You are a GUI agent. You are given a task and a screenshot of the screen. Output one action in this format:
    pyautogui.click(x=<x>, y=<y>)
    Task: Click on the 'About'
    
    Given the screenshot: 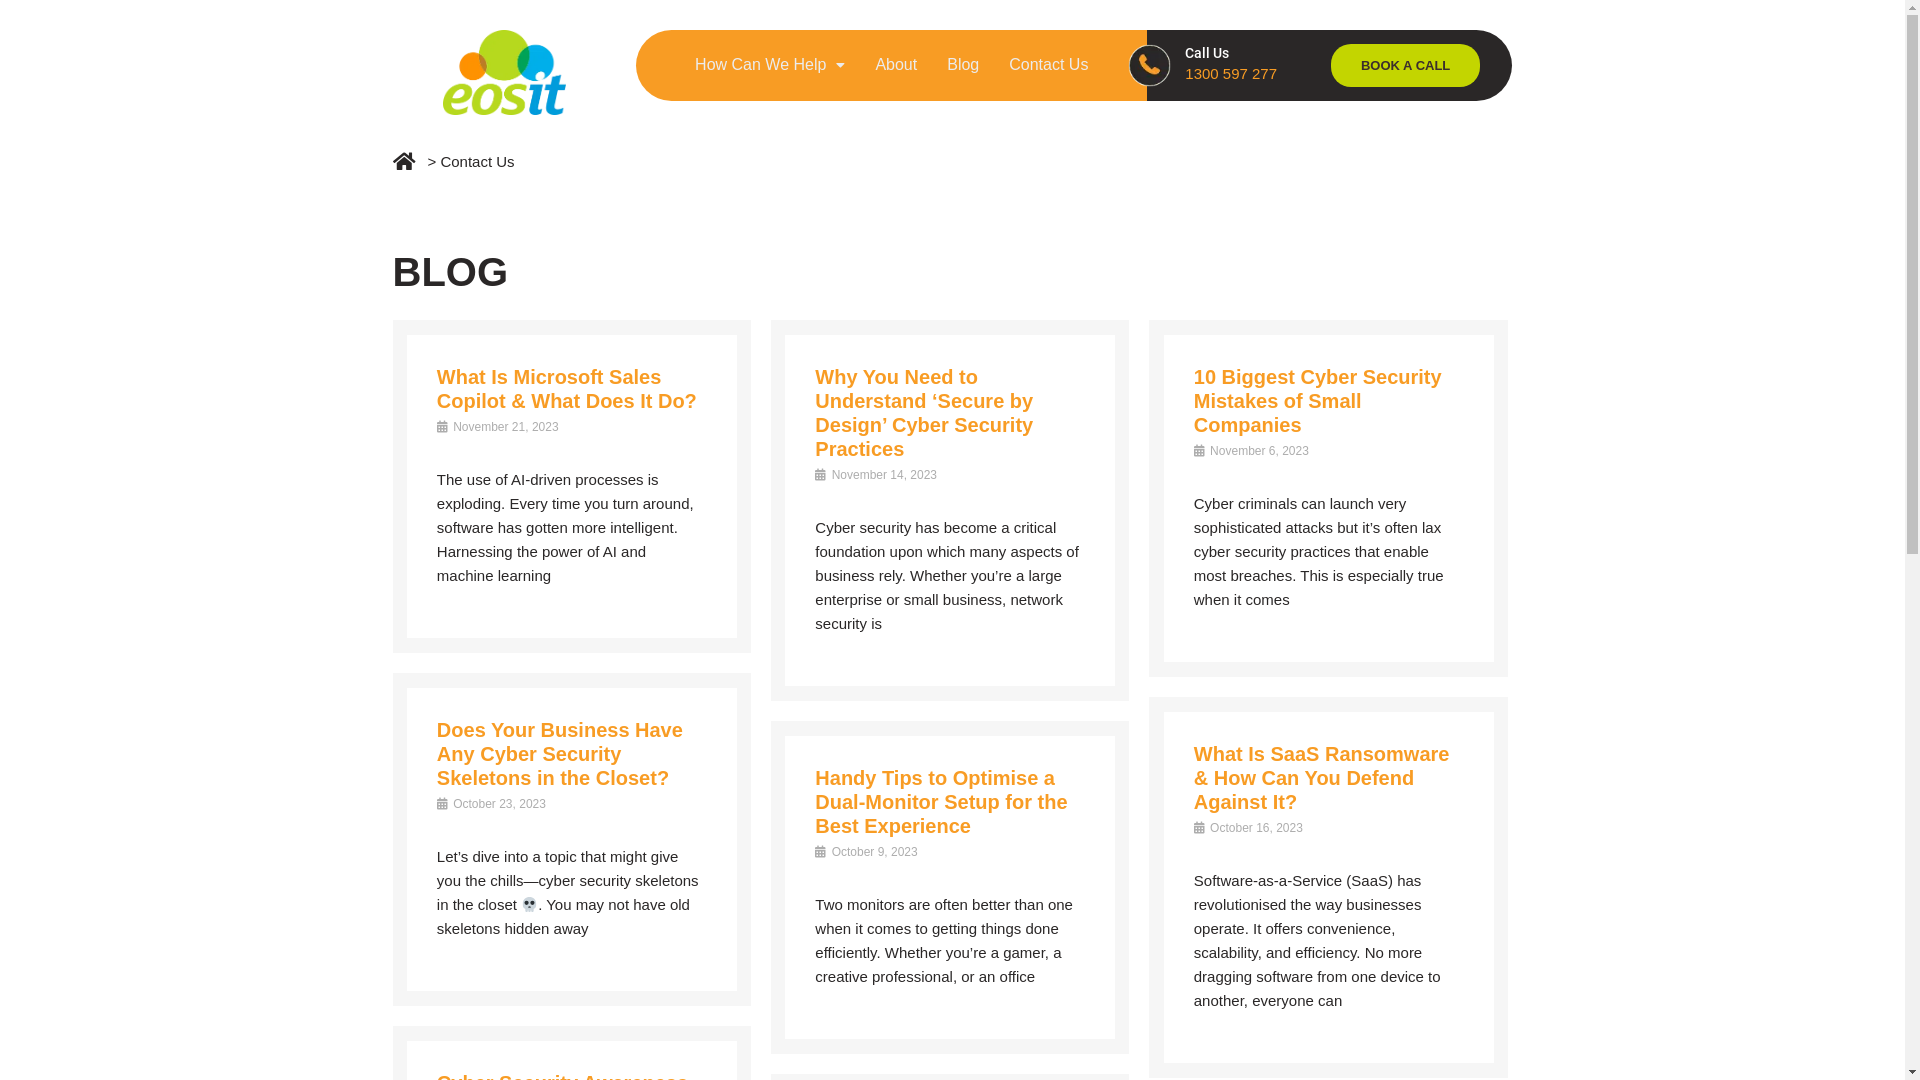 What is the action you would take?
    pyautogui.click(x=859, y=64)
    